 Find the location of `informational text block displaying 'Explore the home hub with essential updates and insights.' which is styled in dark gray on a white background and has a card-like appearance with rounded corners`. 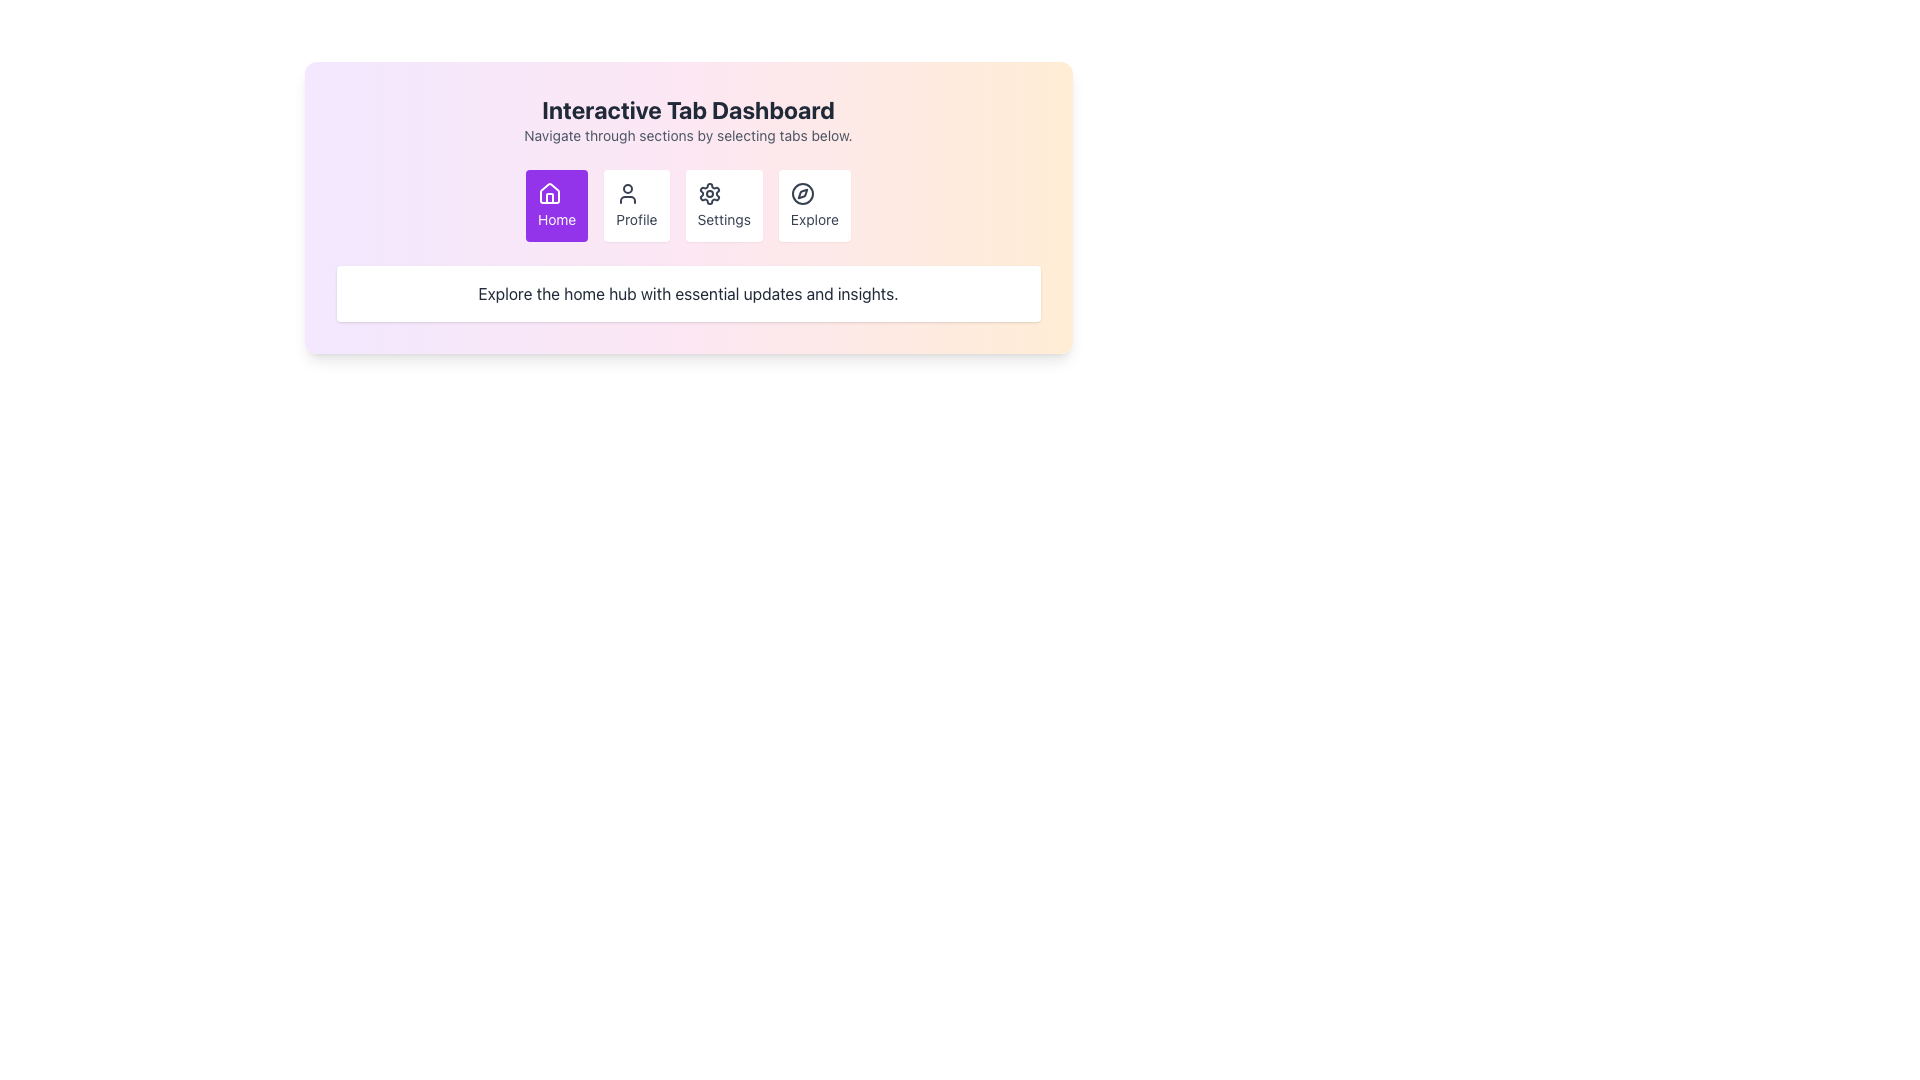

informational text block displaying 'Explore the home hub with essential updates and insights.' which is styled in dark gray on a white background and has a card-like appearance with rounded corners is located at coordinates (688, 293).